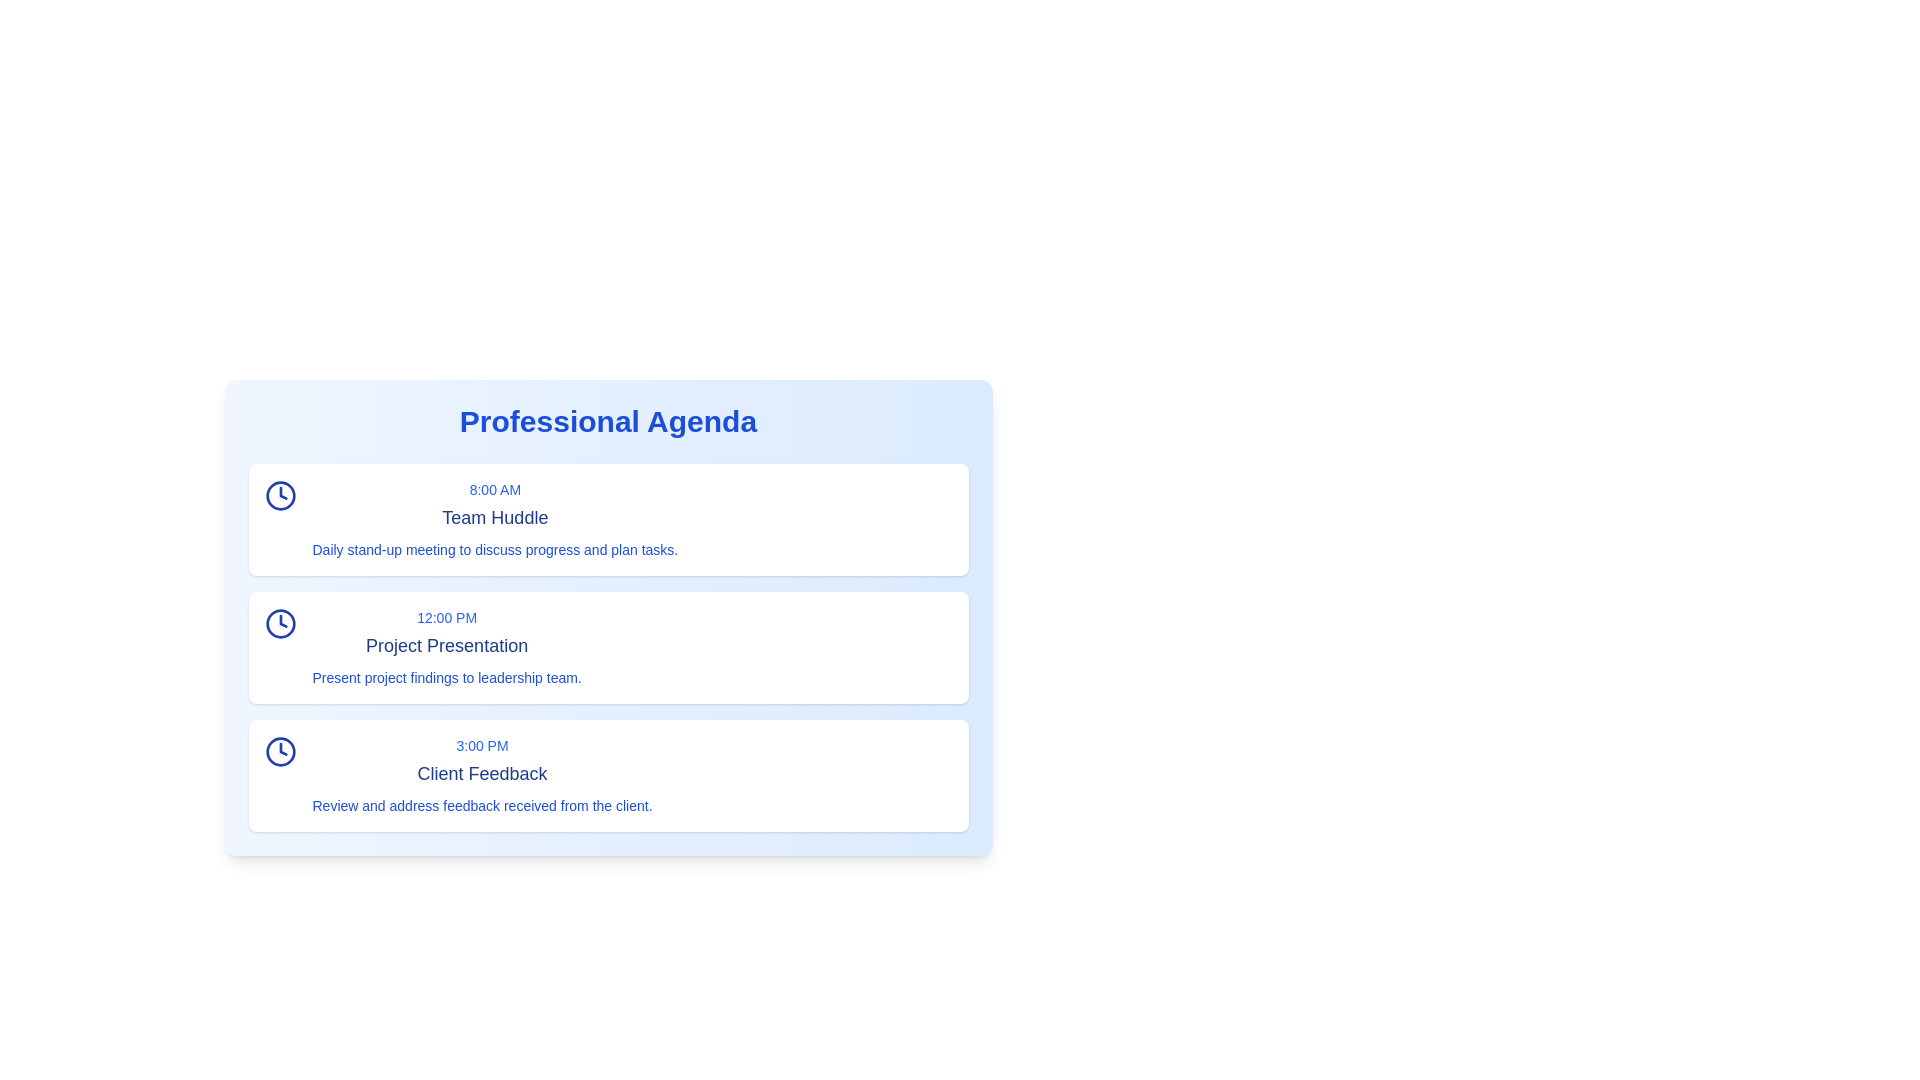 This screenshot has width=1920, height=1080. What do you see at coordinates (446, 616) in the screenshot?
I see `the time label displaying '12:00 PM' in blue text, located near the top-left corner of the section titled 'Project Presentation'` at bounding box center [446, 616].